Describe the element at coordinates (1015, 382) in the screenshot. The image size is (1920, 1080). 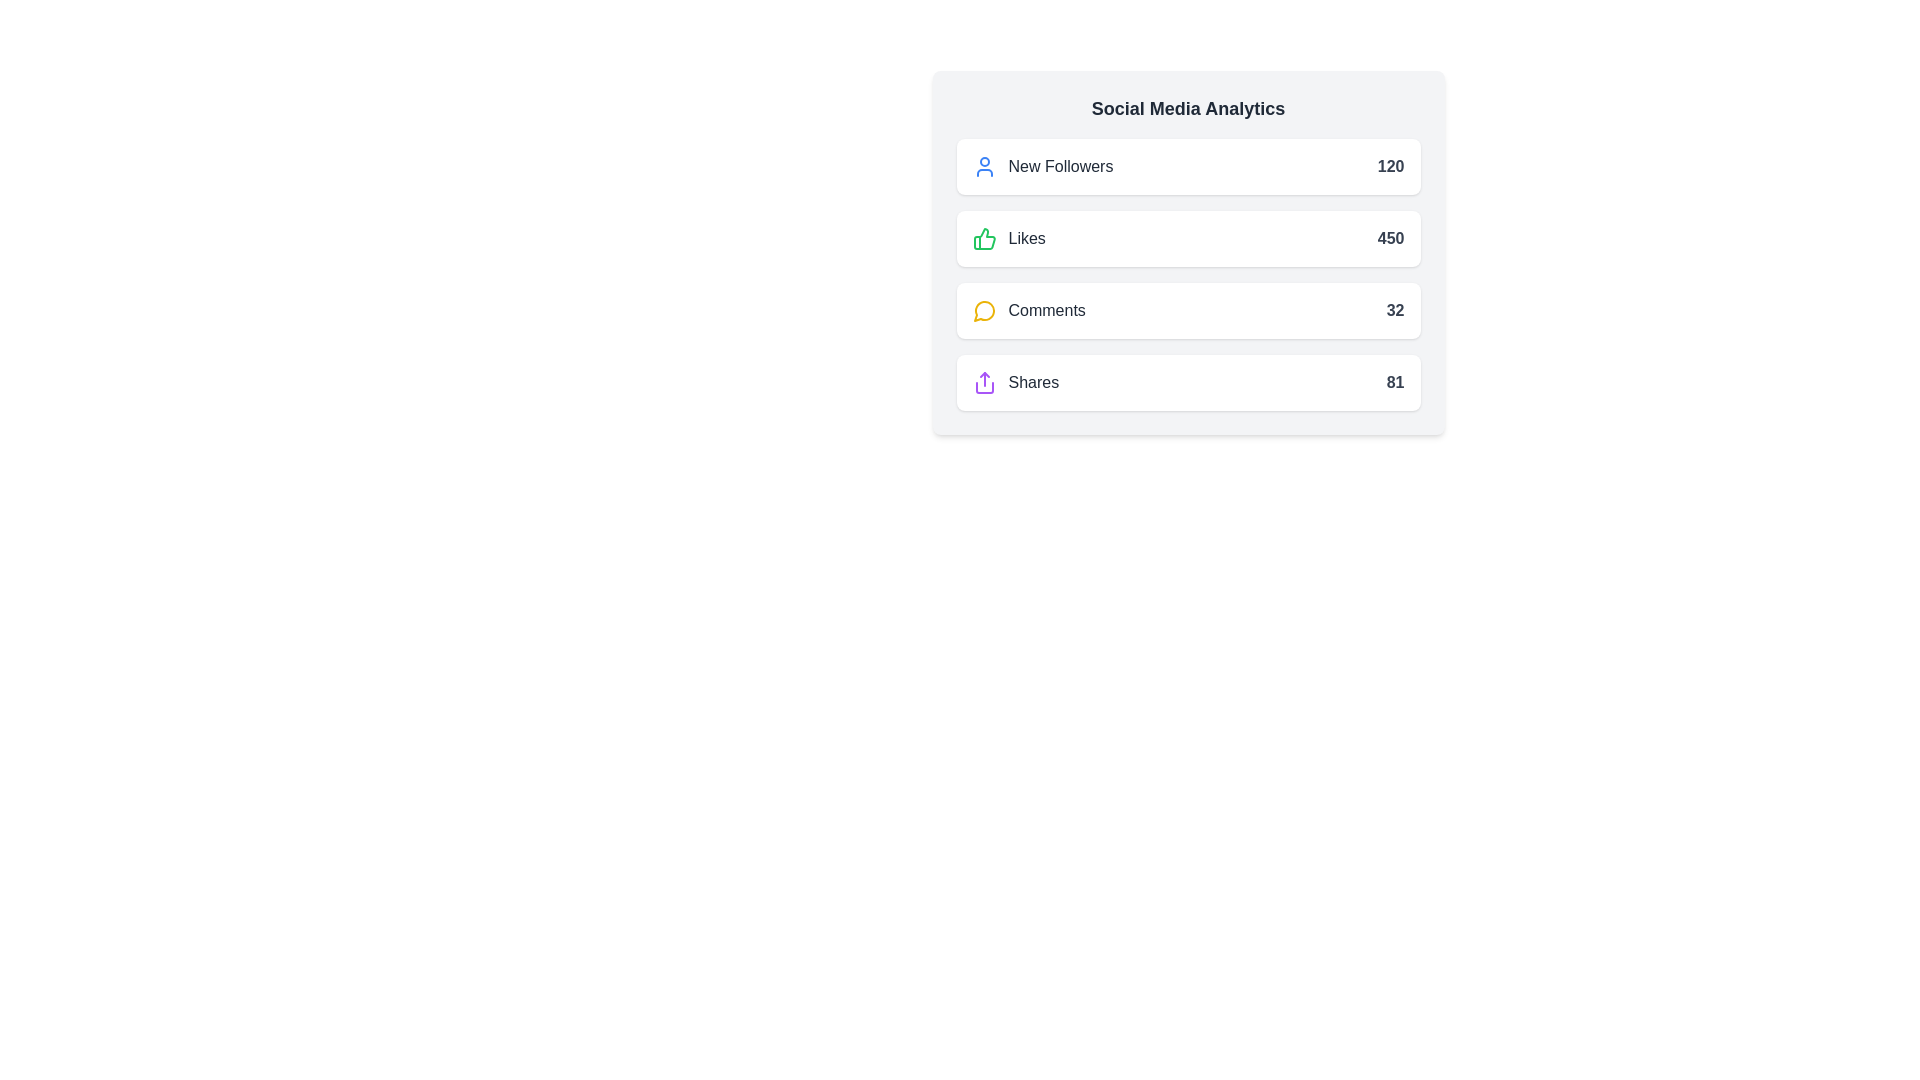
I see `the text label that describes the number of shares, which is located in the bottom section of the 'Social Media Analytics' box, specifically in the fourth row of information` at that location.